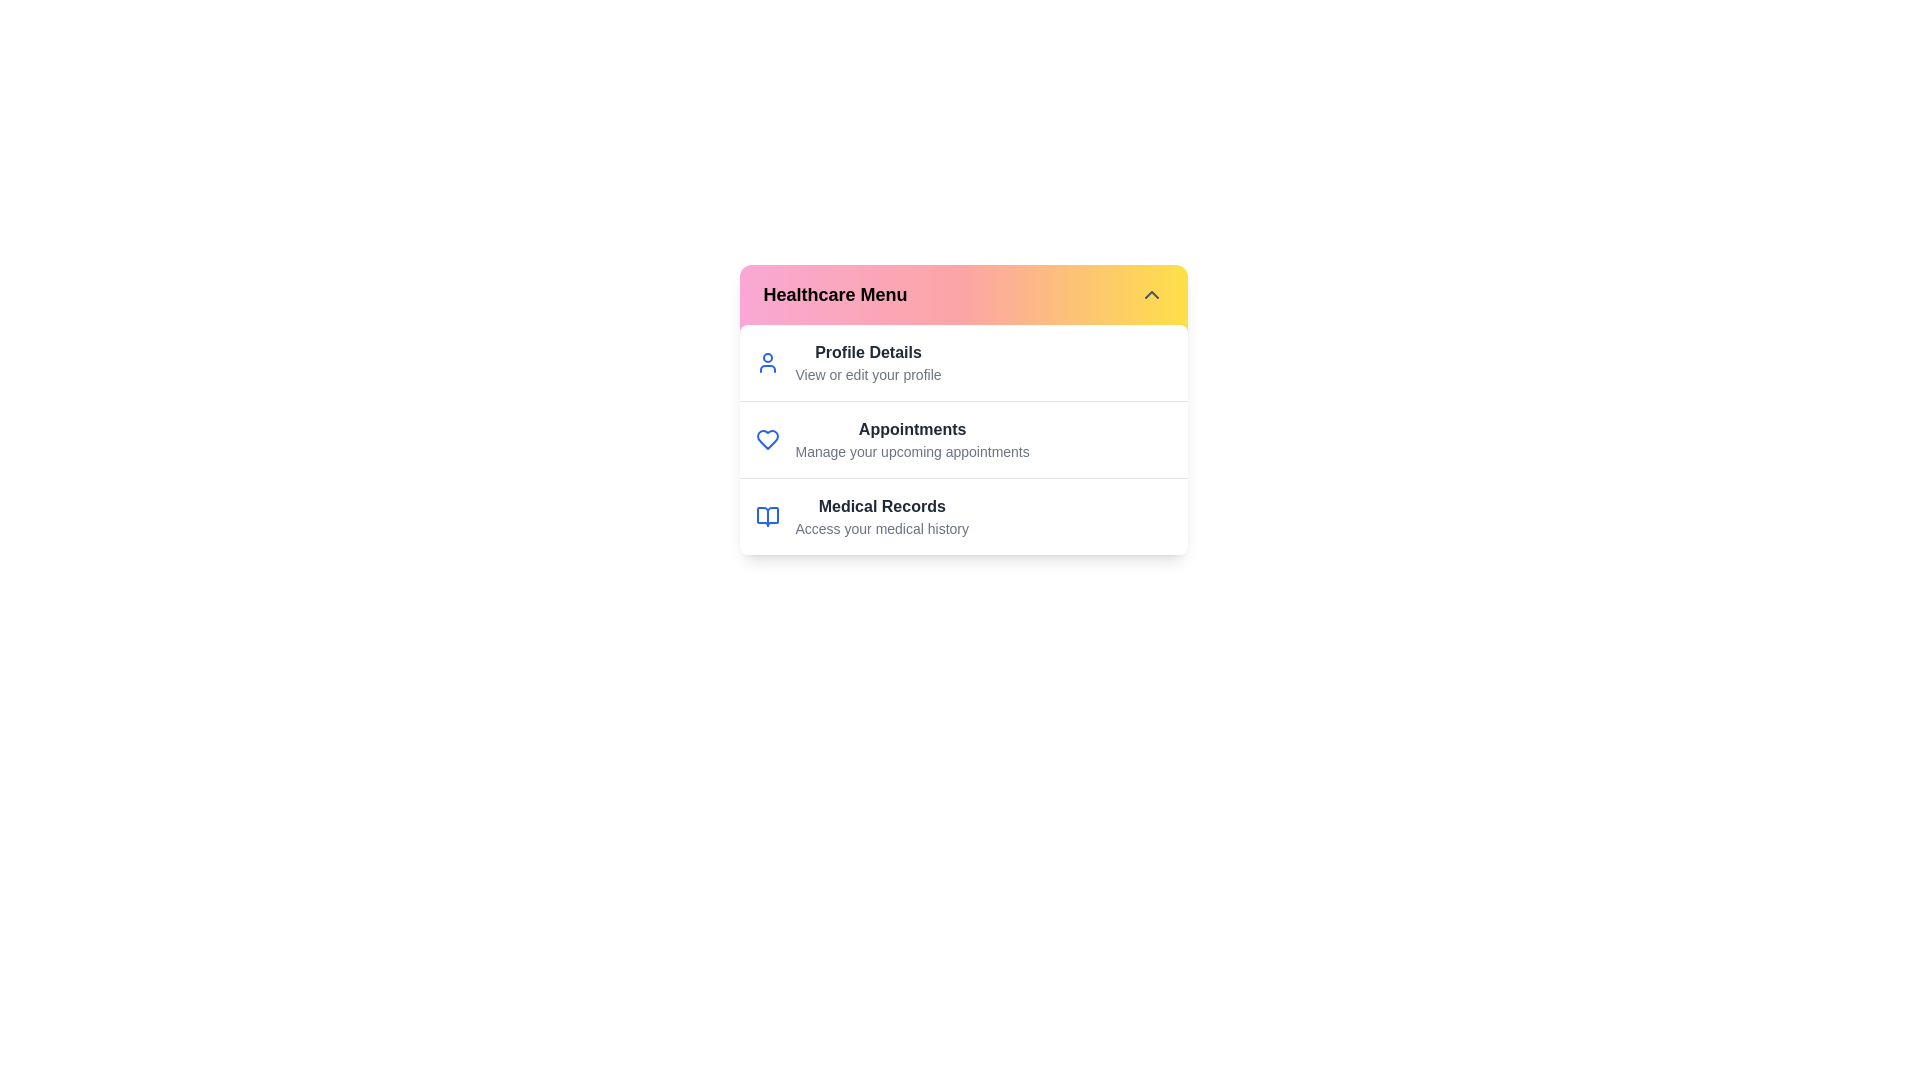 The image size is (1920, 1080). What do you see at coordinates (1151, 294) in the screenshot?
I see `collapse button to collapse the menu` at bounding box center [1151, 294].